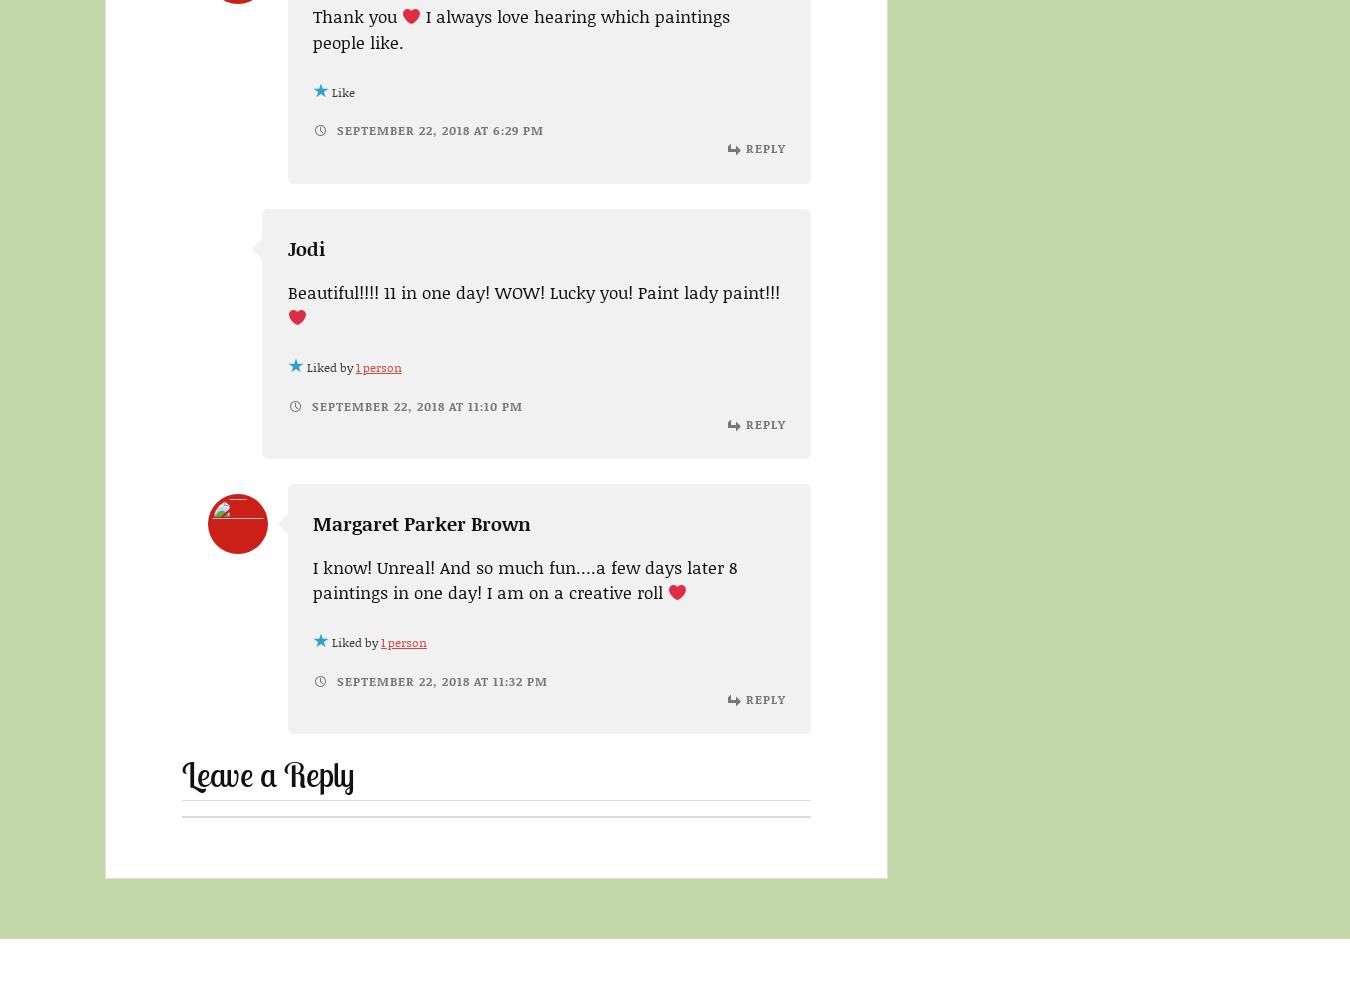 This screenshot has height=989, width=1350. Describe the element at coordinates (440, 679) in the screenshot. I see `'September 22, 2018 at 11:32 pm'` at that location.